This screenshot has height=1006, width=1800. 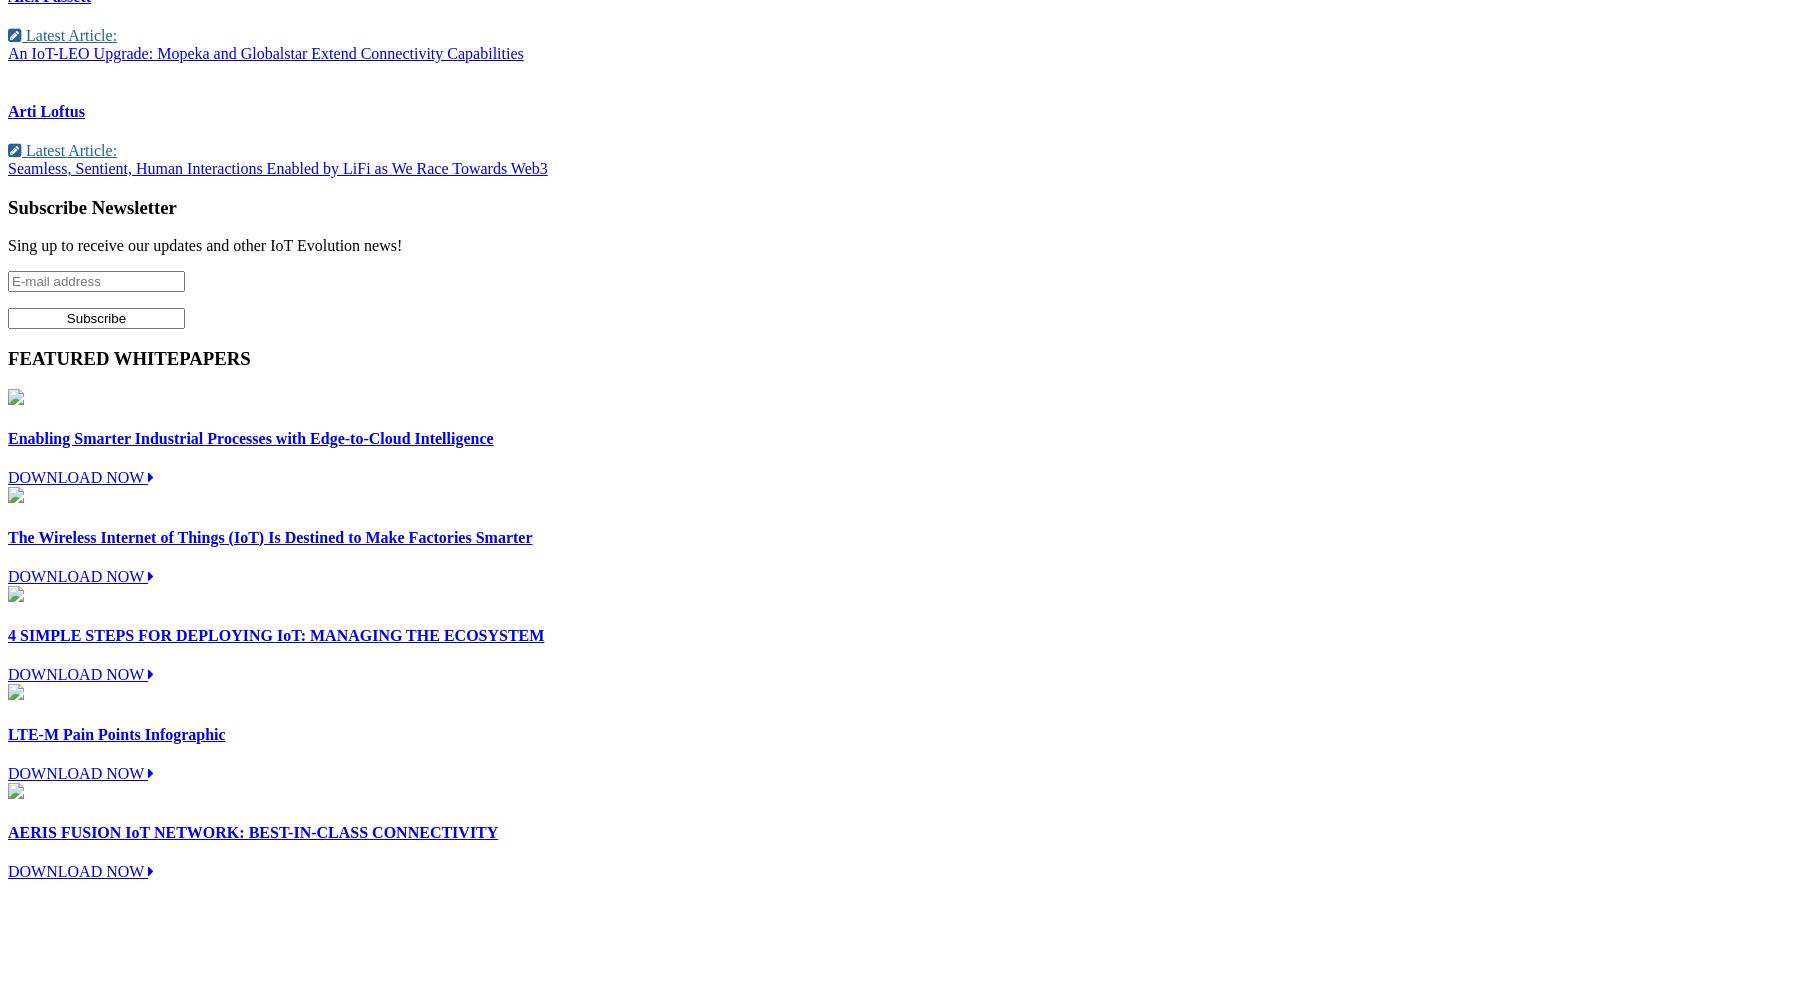 I want to click on 'The Wireless Internet of Things (IoT) Is Destined to Make Factories Smarter', so click(x=6, y=536).